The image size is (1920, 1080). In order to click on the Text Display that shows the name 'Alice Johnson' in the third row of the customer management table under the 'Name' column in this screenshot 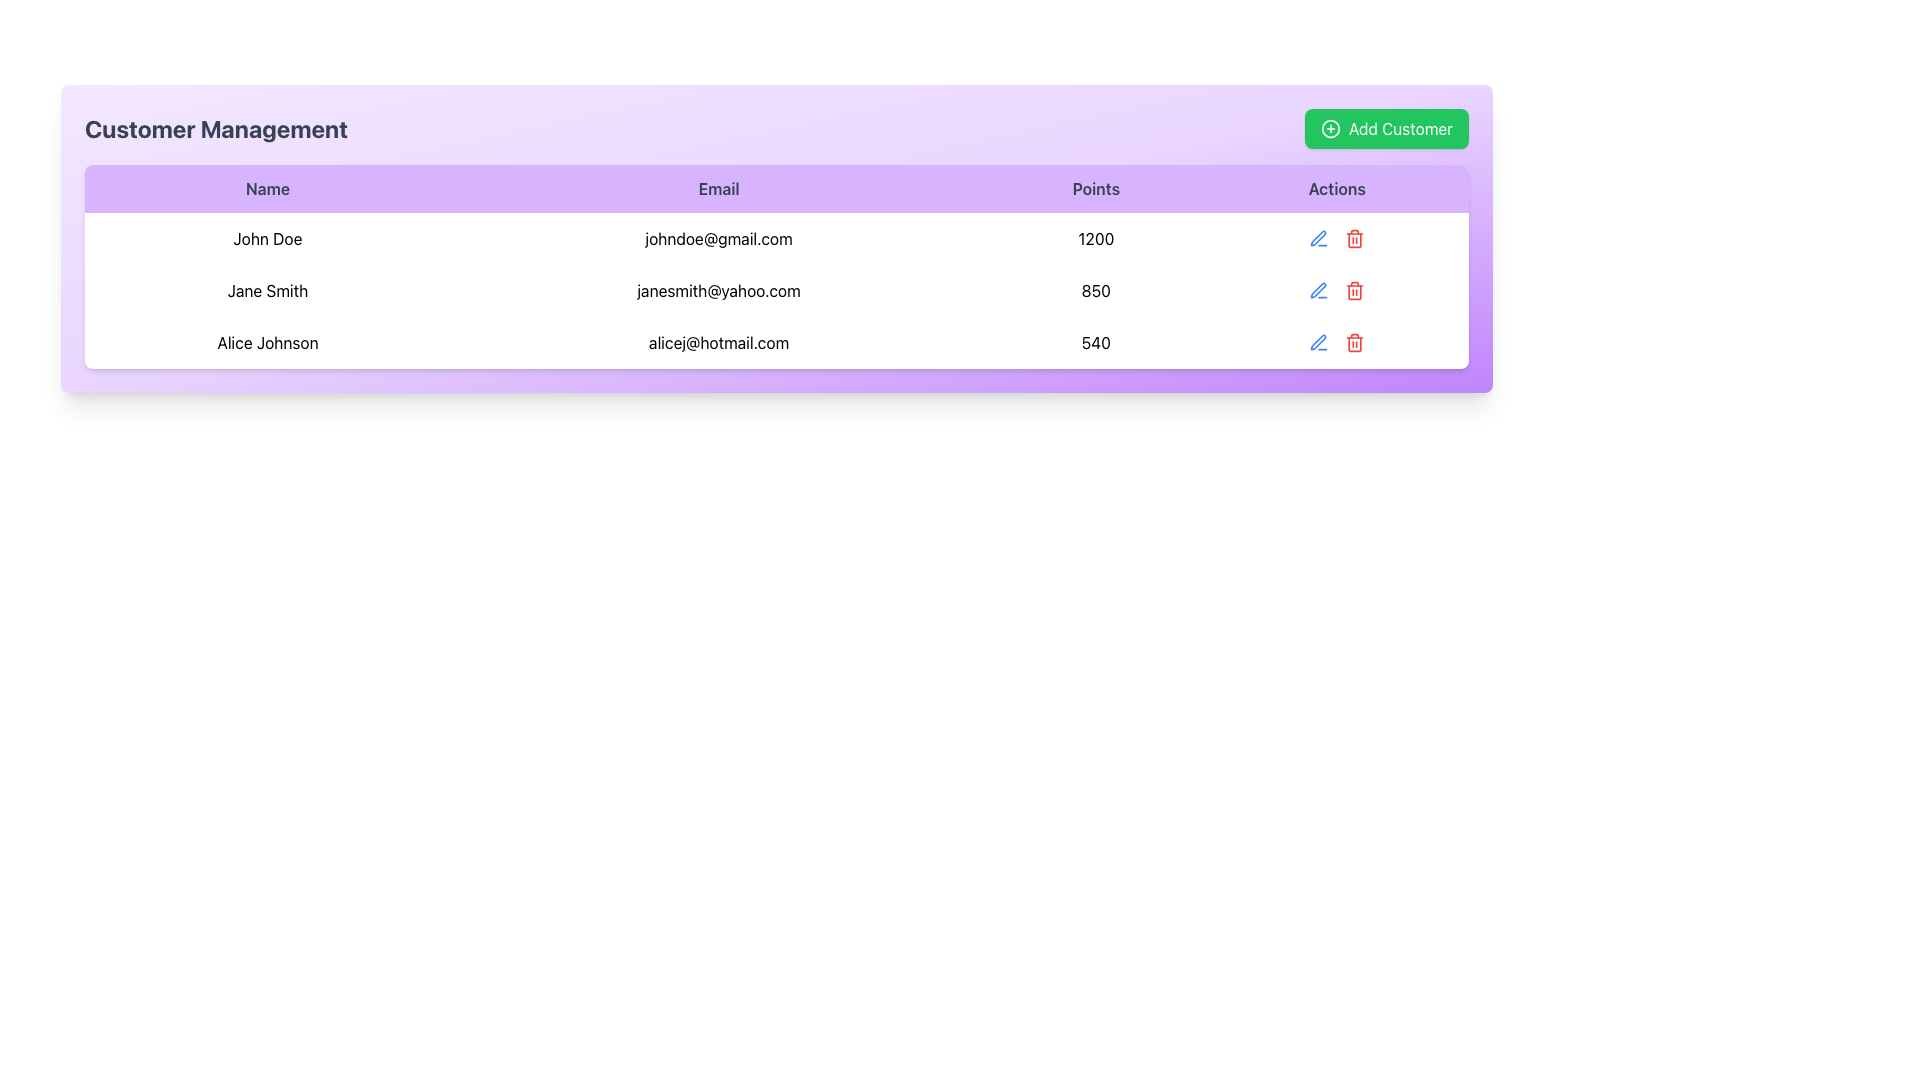, I will do `click(267, 342)`.